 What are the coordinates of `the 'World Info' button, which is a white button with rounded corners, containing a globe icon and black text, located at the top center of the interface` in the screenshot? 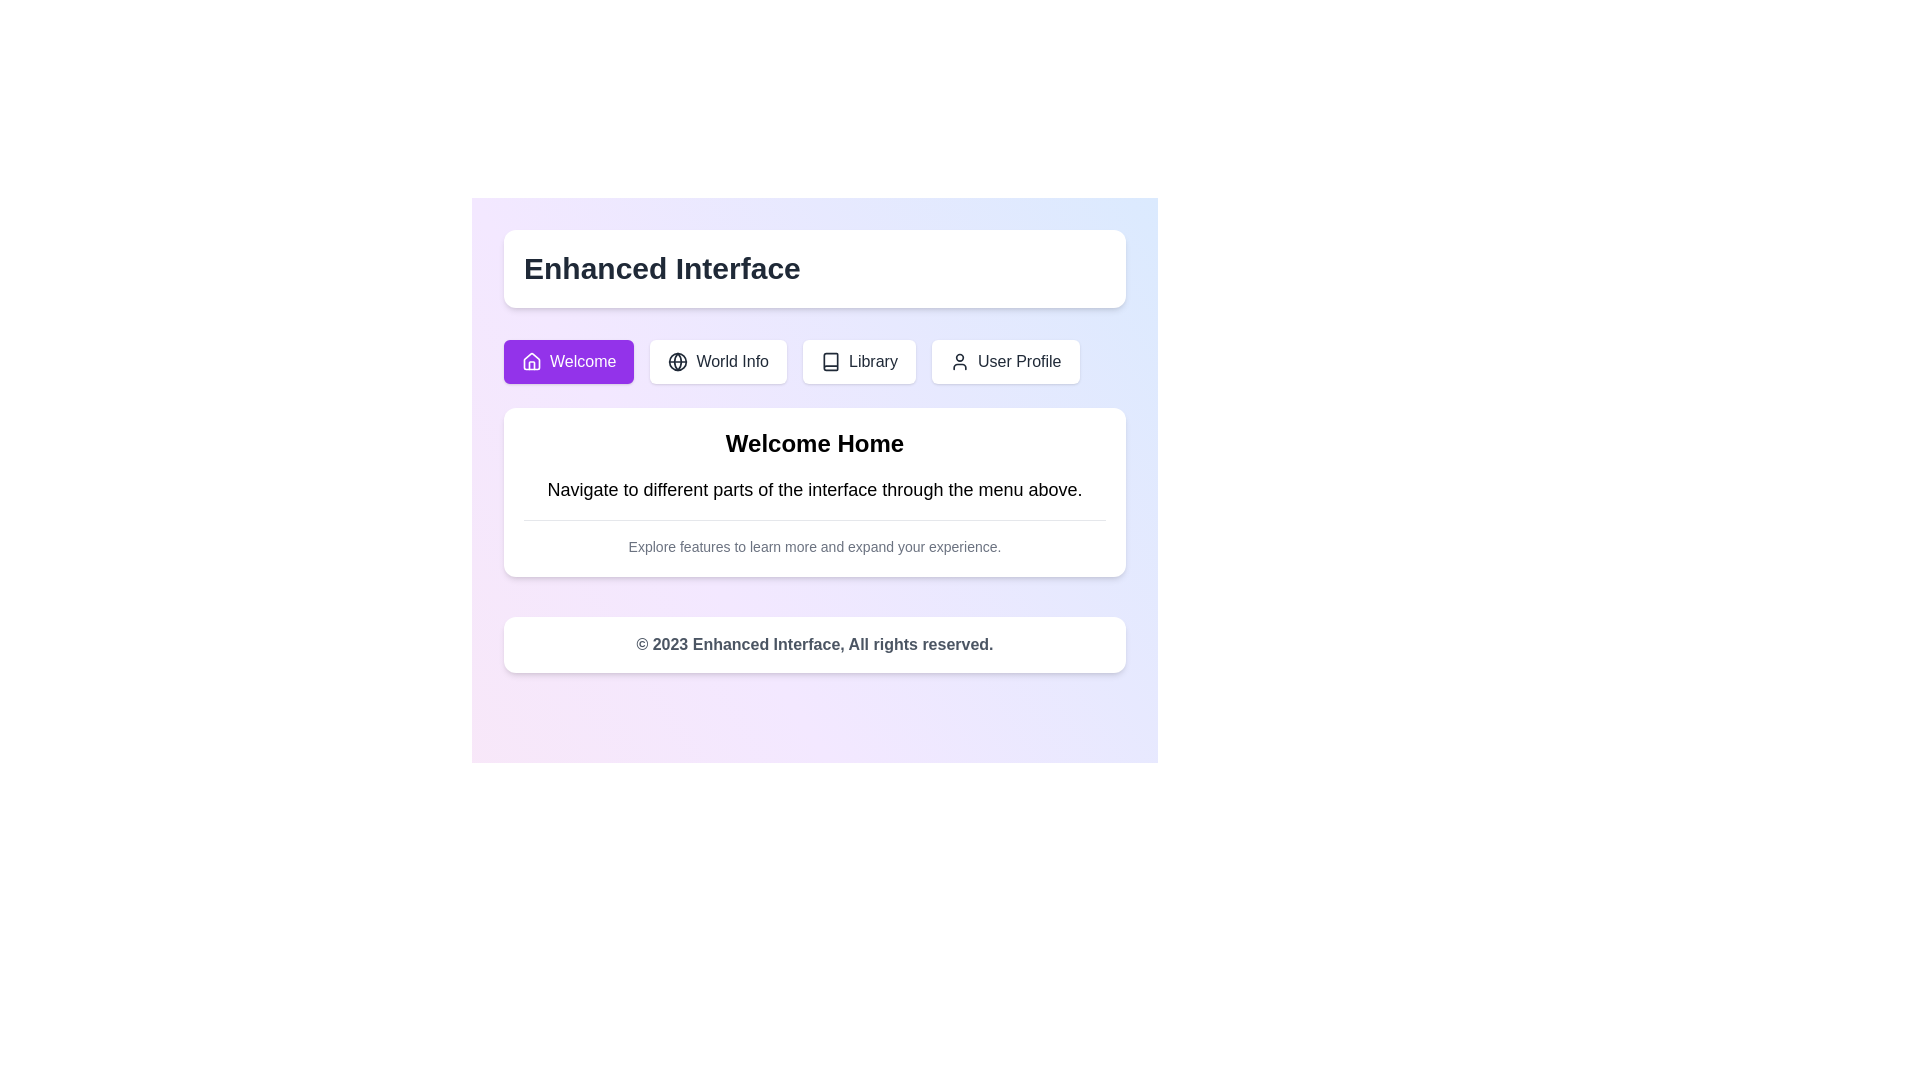 It's located at (718, 361).